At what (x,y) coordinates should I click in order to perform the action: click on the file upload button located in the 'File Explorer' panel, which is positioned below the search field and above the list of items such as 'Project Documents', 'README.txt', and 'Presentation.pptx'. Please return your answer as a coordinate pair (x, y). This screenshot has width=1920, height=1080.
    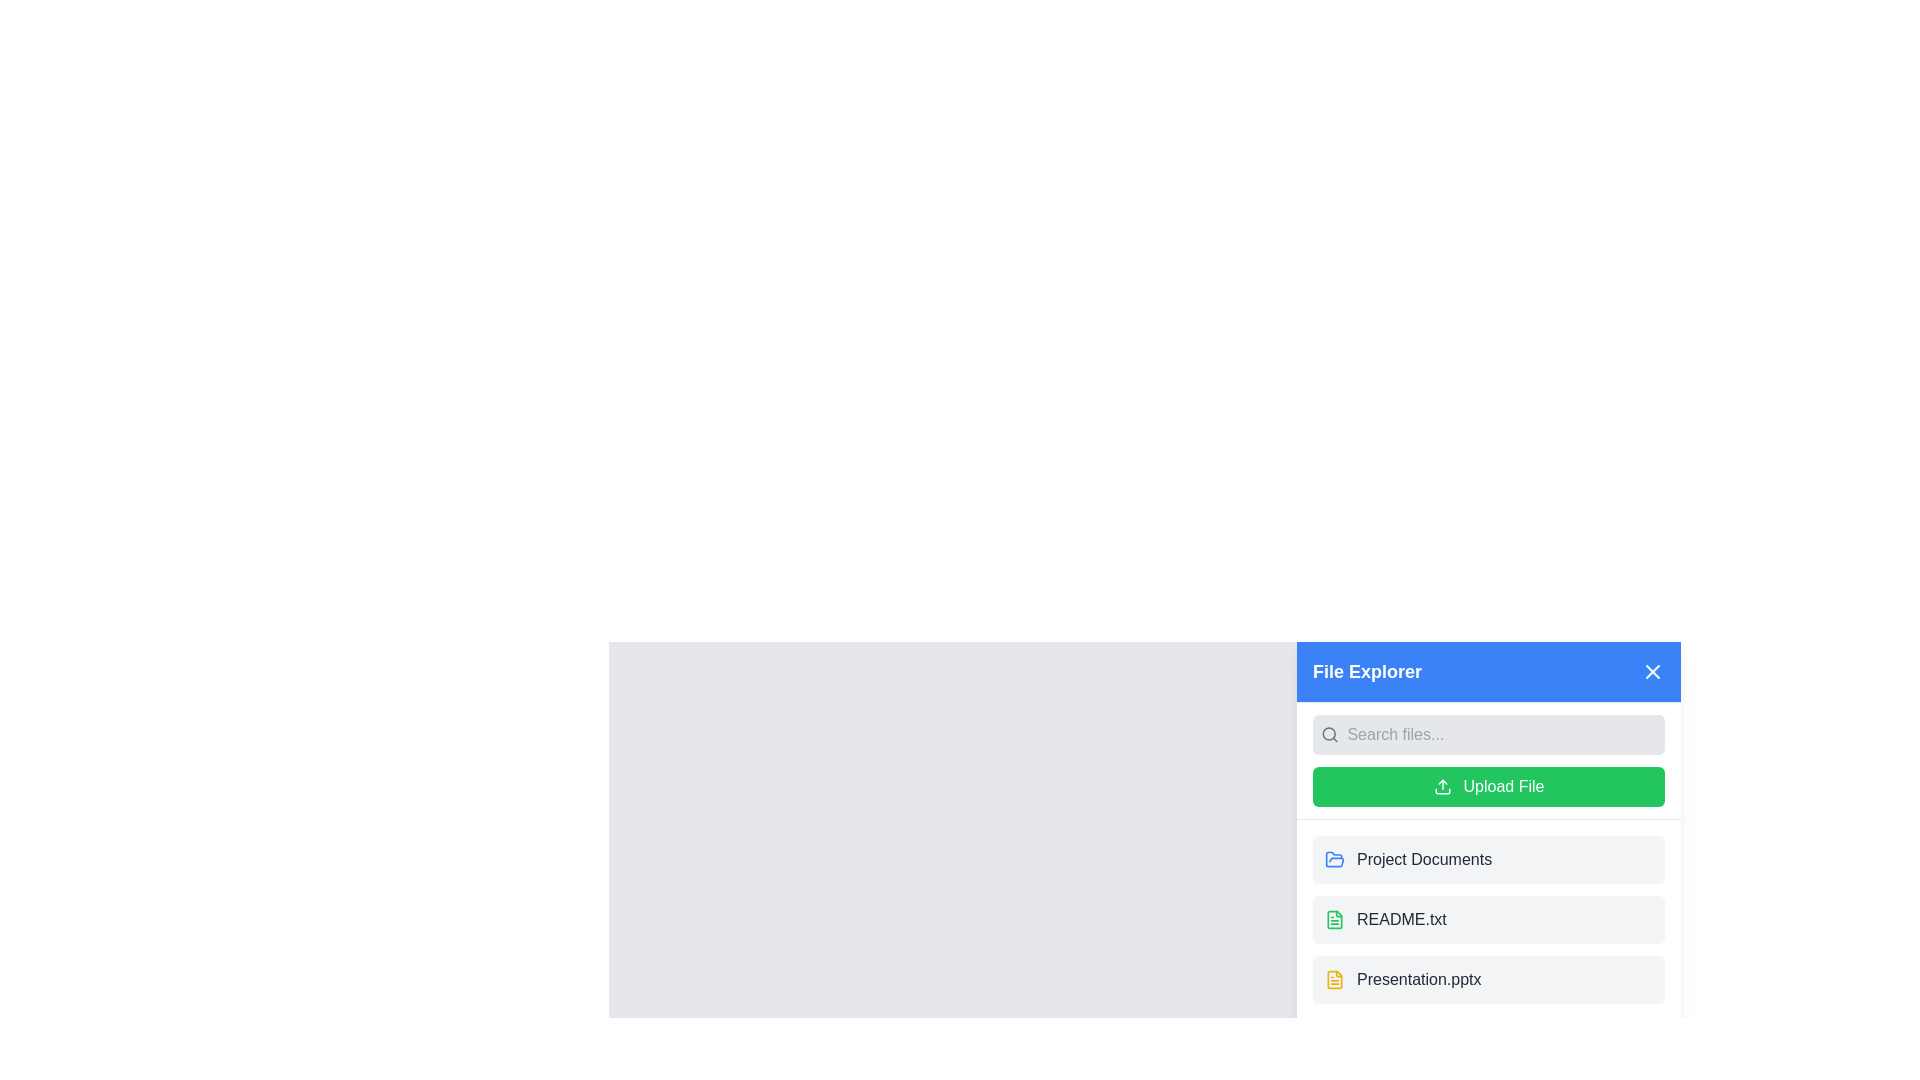
    Looking at the image, I should click on (1488, 760).